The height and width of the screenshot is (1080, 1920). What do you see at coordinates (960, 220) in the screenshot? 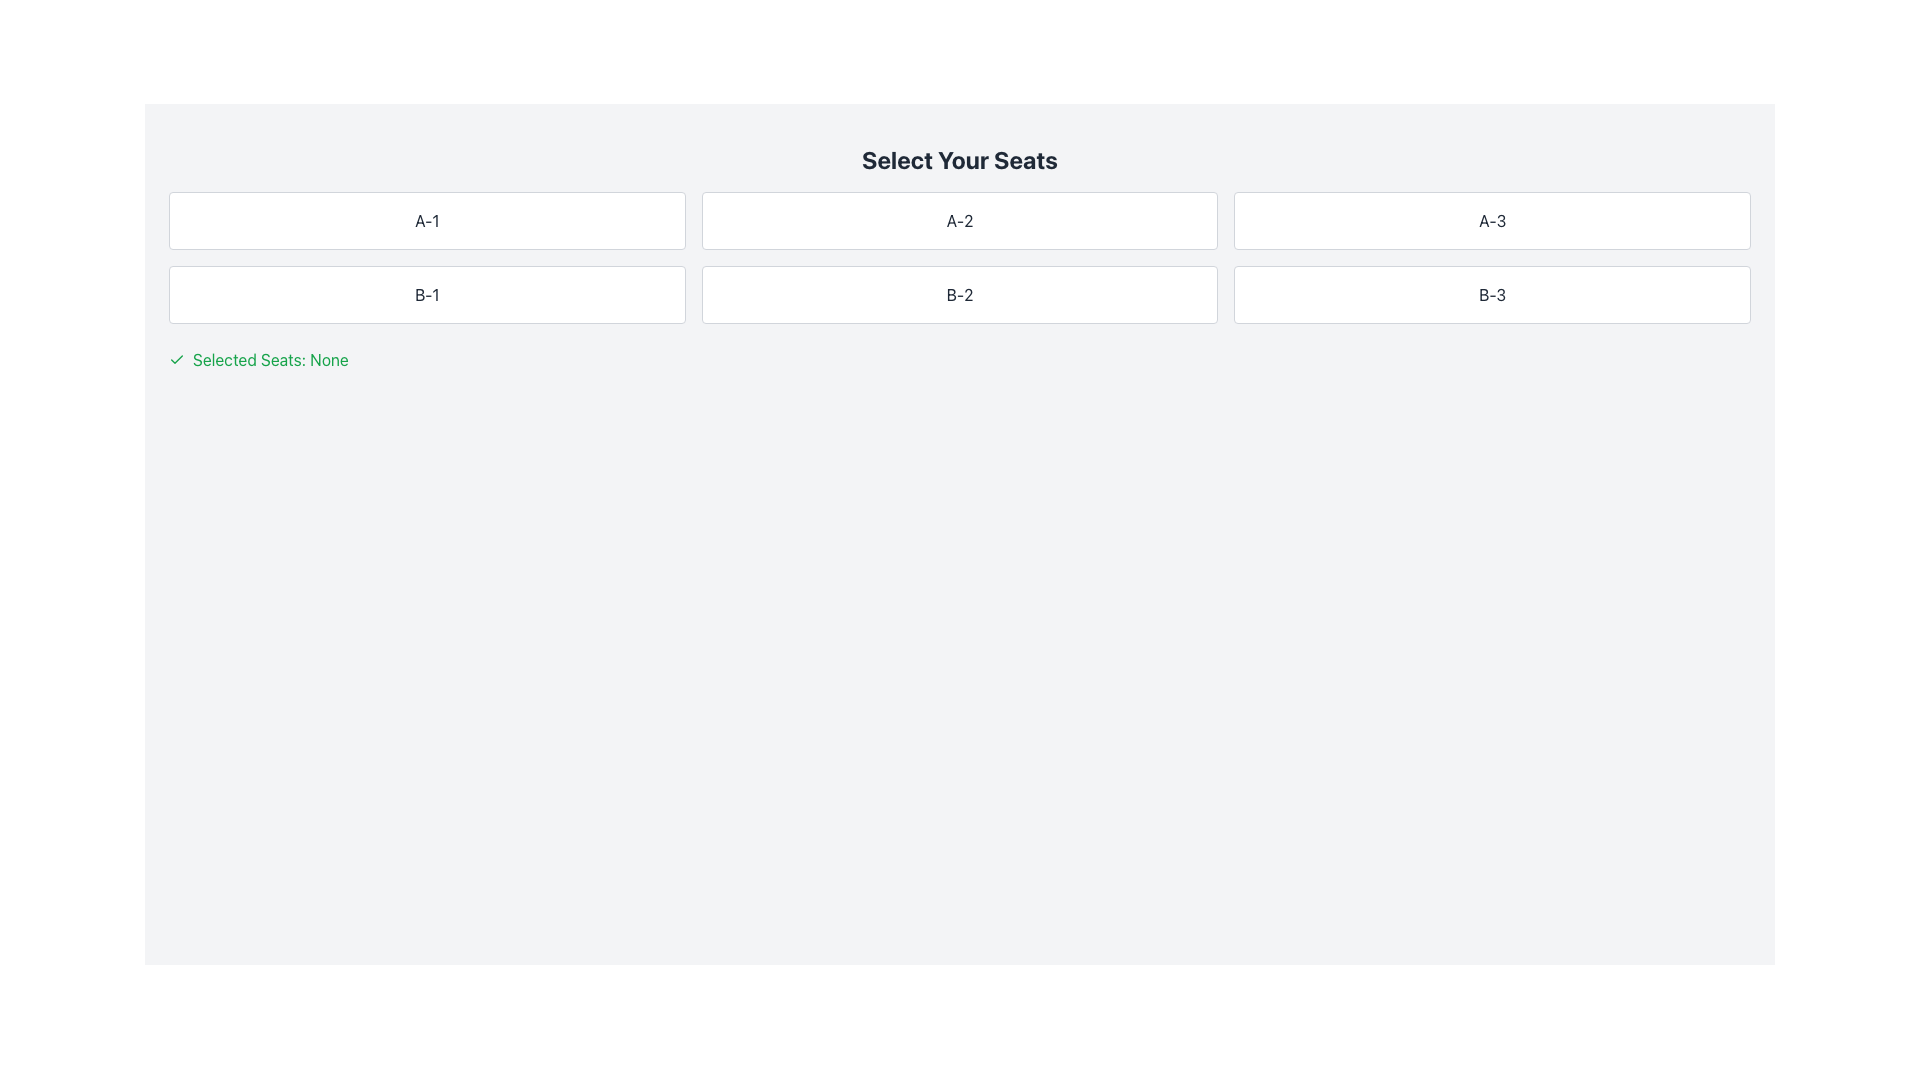
I see `the button labeled 'A-2' with a white background and dark bold text` at bounding box center [960, 220].